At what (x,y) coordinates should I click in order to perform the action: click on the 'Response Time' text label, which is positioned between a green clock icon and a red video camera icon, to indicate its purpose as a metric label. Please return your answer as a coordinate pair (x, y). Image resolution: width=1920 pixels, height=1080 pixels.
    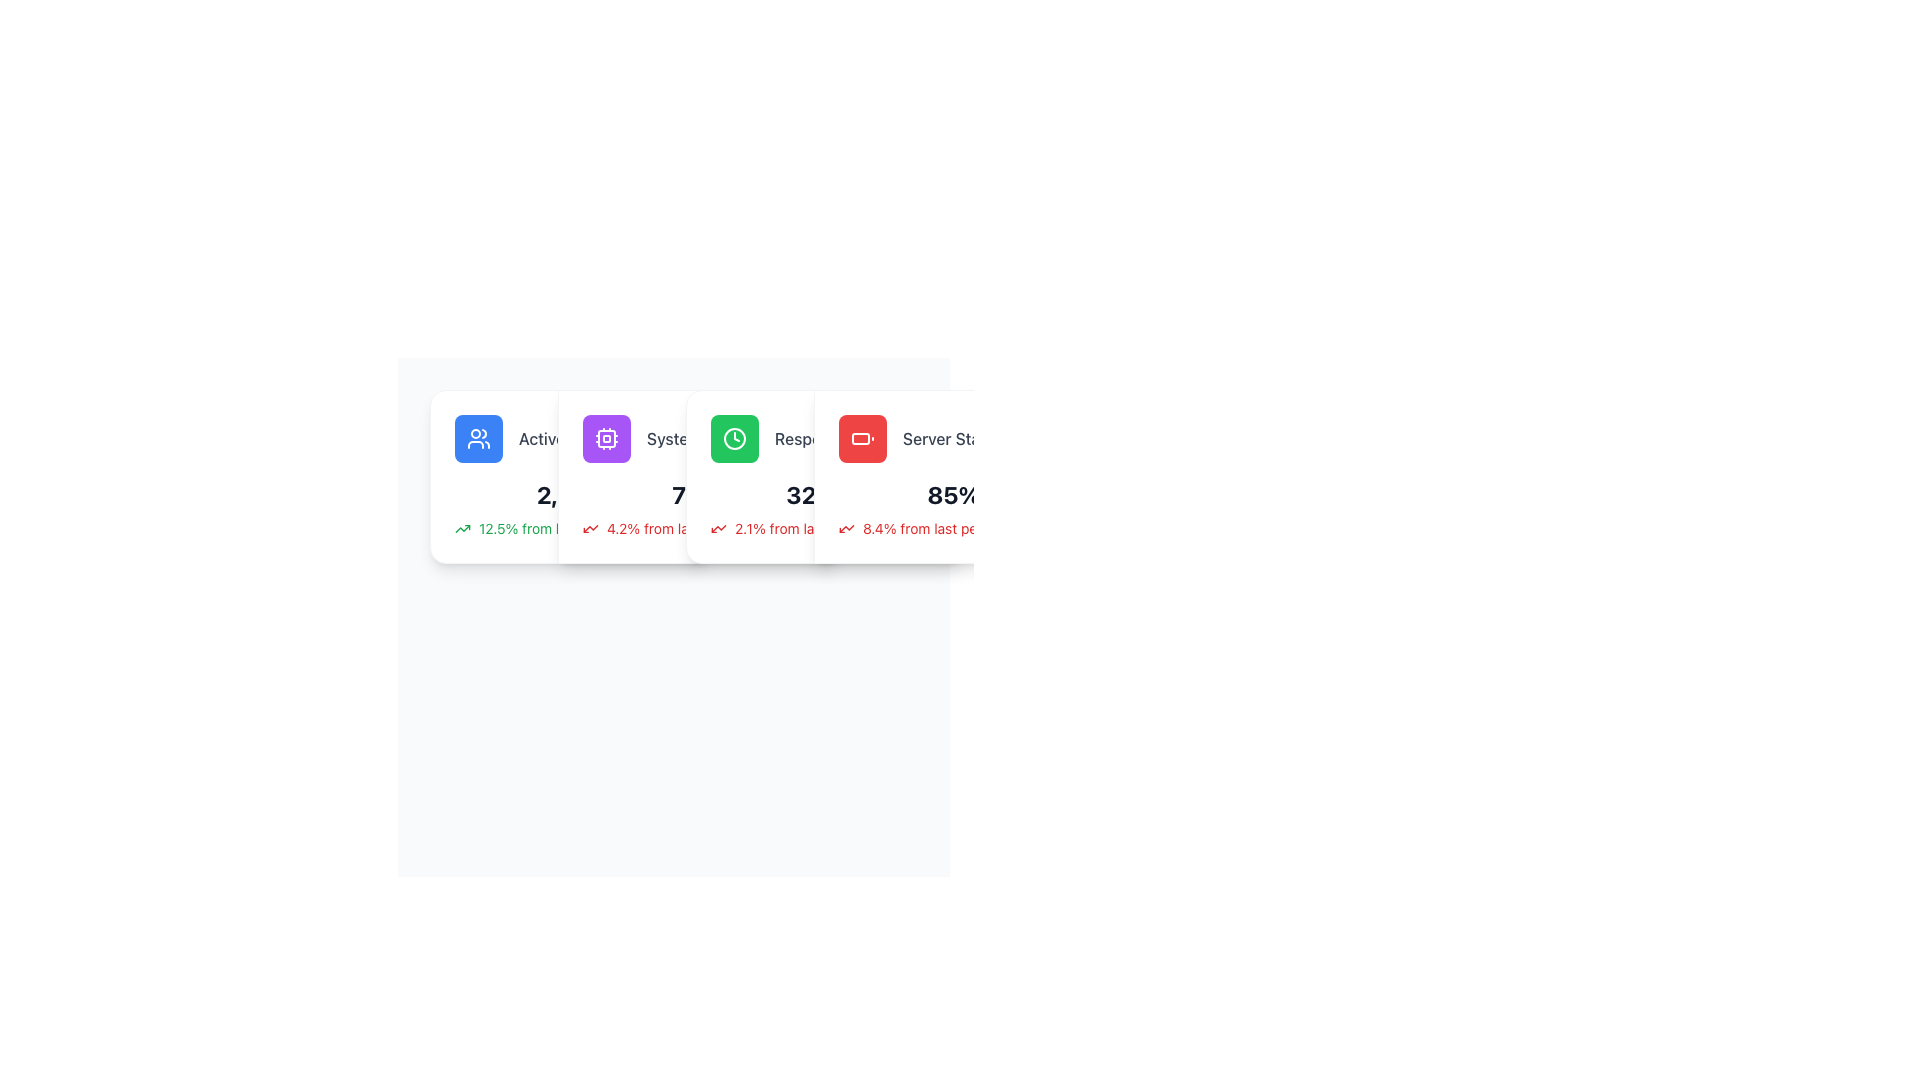
    Looking at the image, I should click on (831, 438).